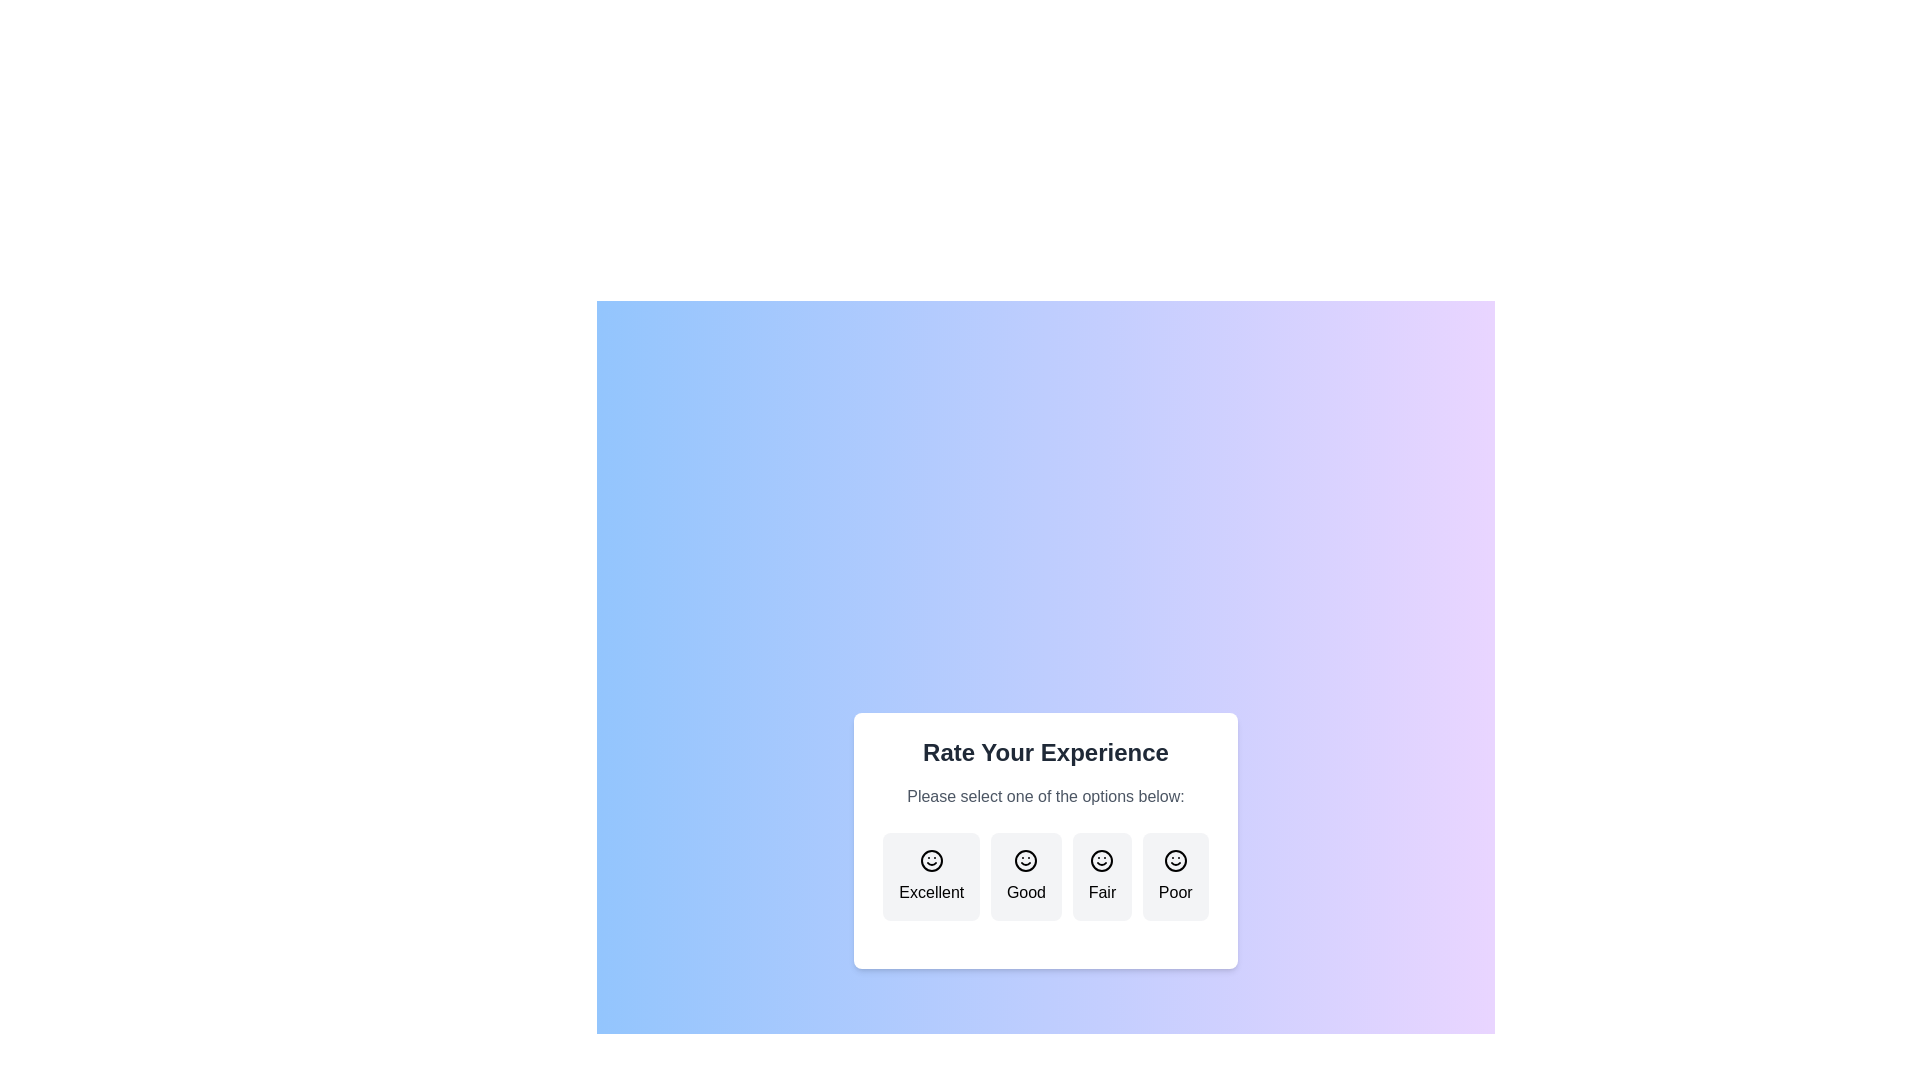 This screenshot has height=1080, width=1920. I want to click on the main circular body of the smiley face icon labeled 'Fair' in the rating interface, so click(1101, 859).